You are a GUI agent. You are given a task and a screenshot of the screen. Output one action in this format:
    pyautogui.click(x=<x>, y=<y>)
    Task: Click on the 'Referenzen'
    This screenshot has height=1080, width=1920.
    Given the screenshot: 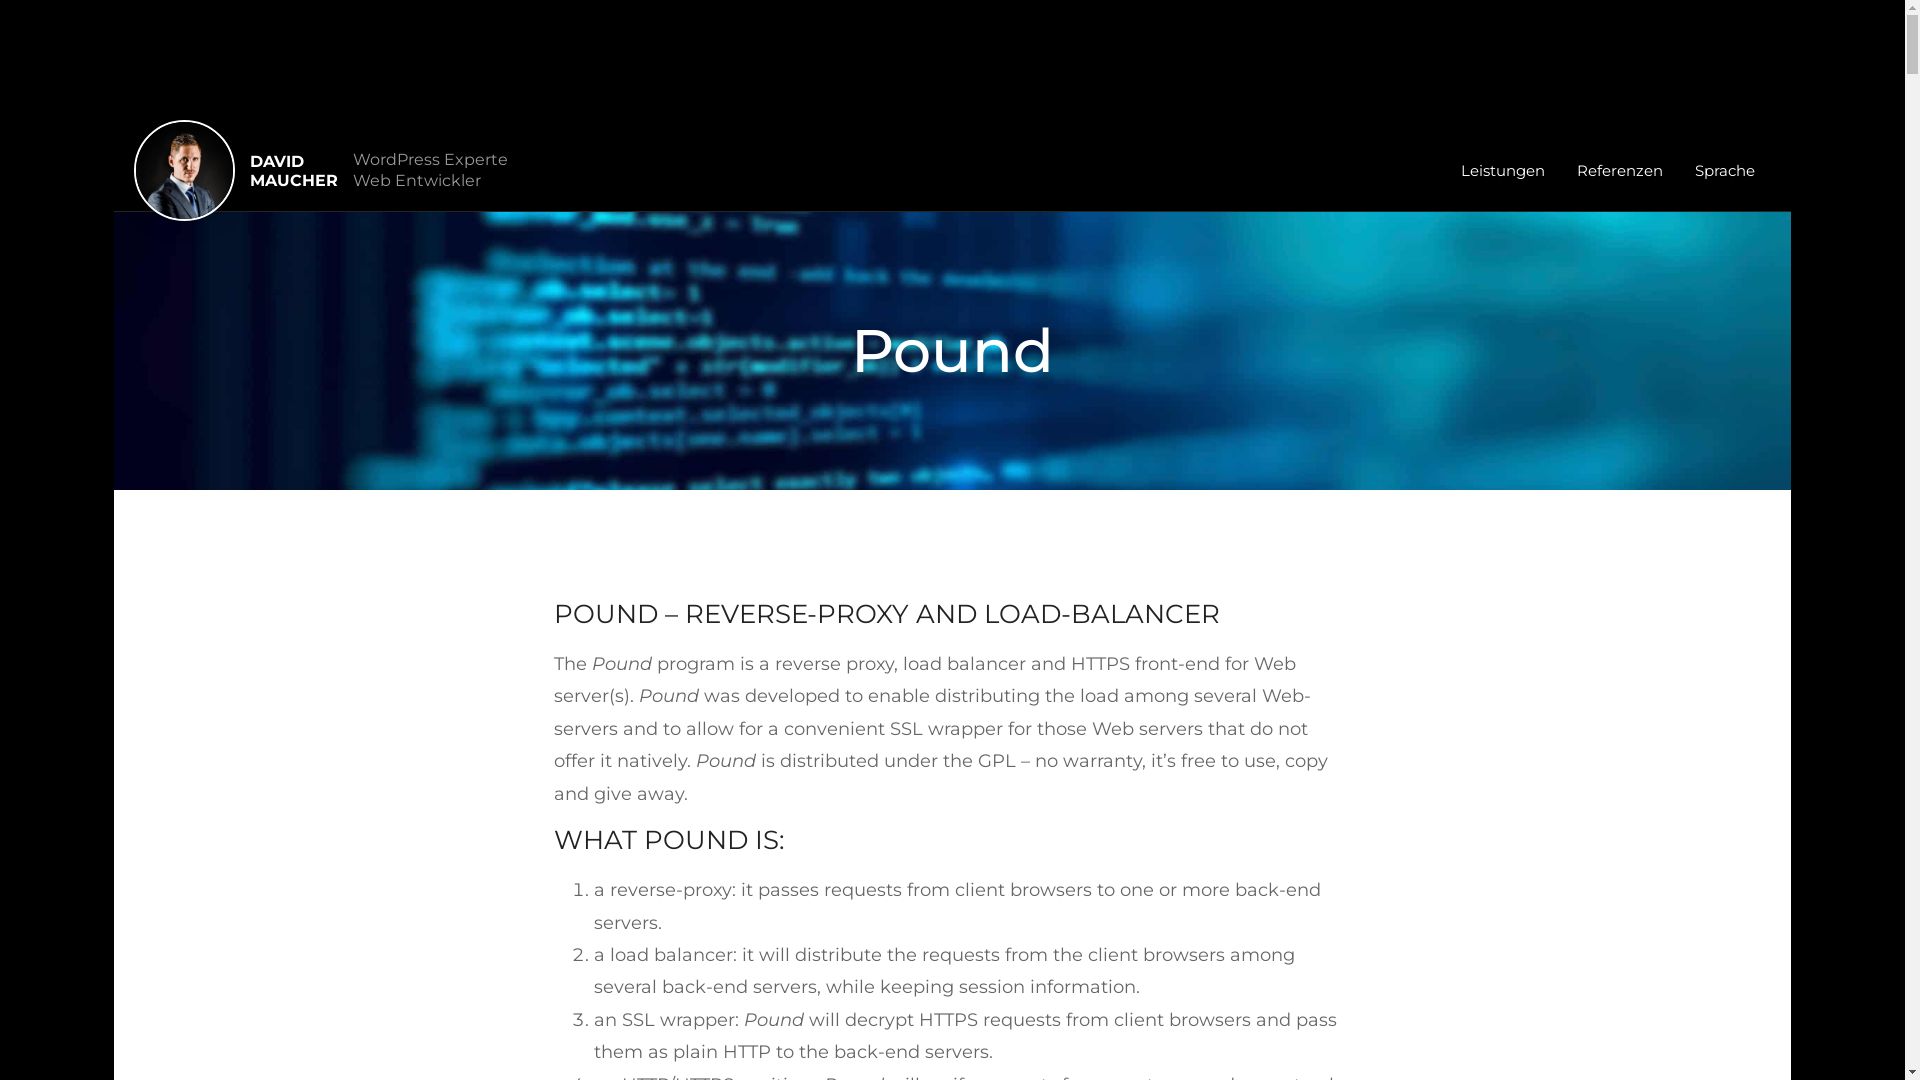 What is the action you would take?
    pyautogui.click(x=1620, y=169)
    